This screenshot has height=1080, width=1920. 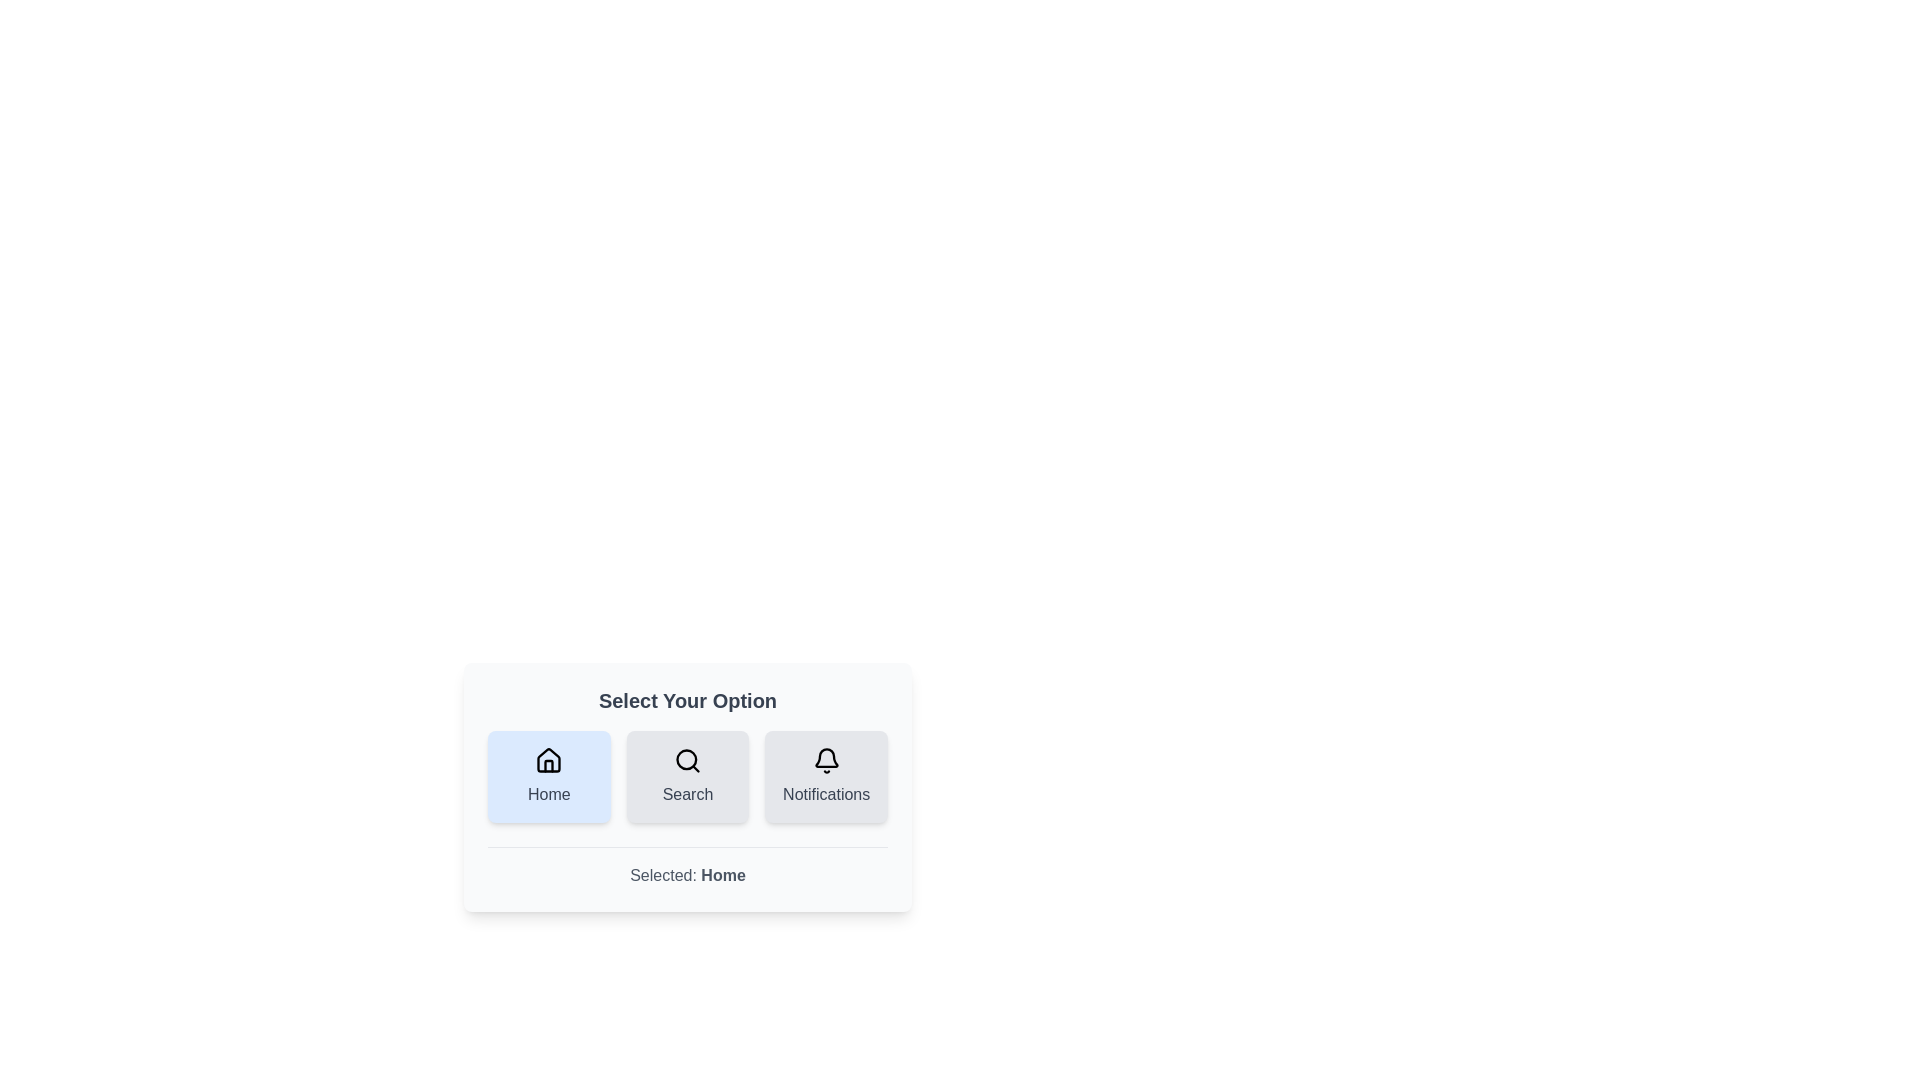 What do you see at coordinates (826, 775) in the screenshot?
I see `the Notifications button to select it` at bounding box center [826, 775].